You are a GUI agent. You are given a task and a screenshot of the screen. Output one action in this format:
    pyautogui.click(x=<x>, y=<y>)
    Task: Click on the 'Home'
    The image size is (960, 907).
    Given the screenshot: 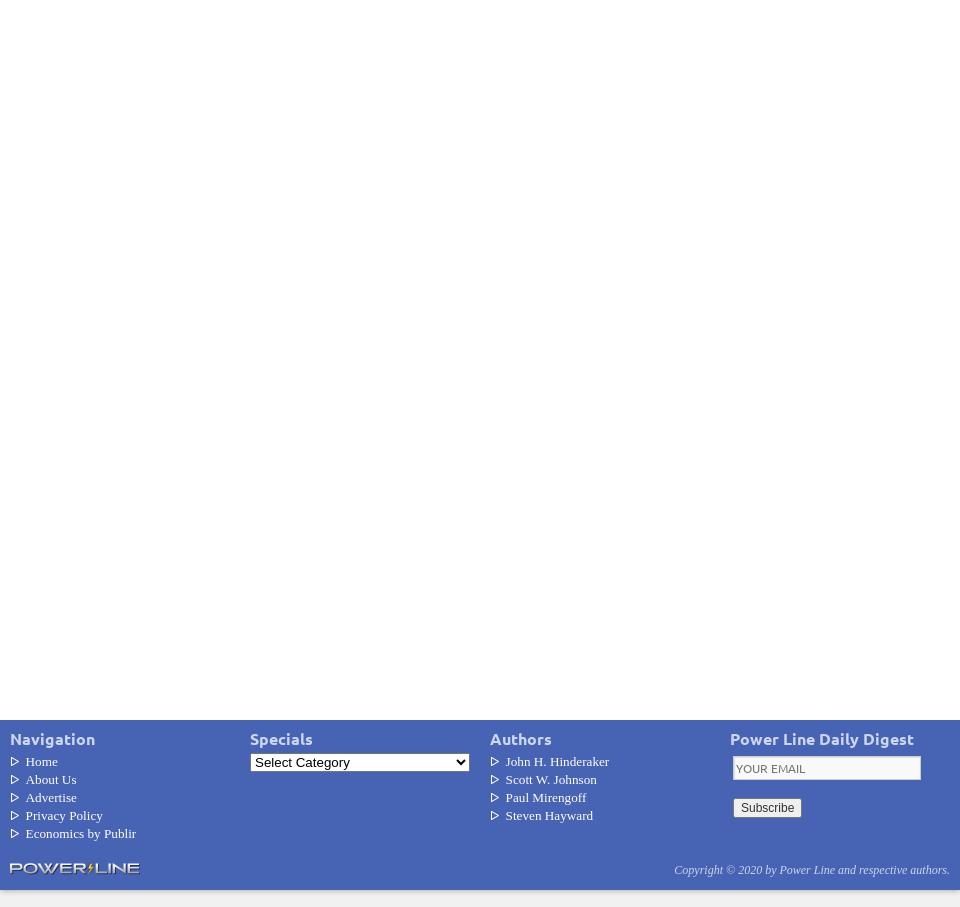 What is the action you would take?
    pyautogui.click(x=39, y=759)
    